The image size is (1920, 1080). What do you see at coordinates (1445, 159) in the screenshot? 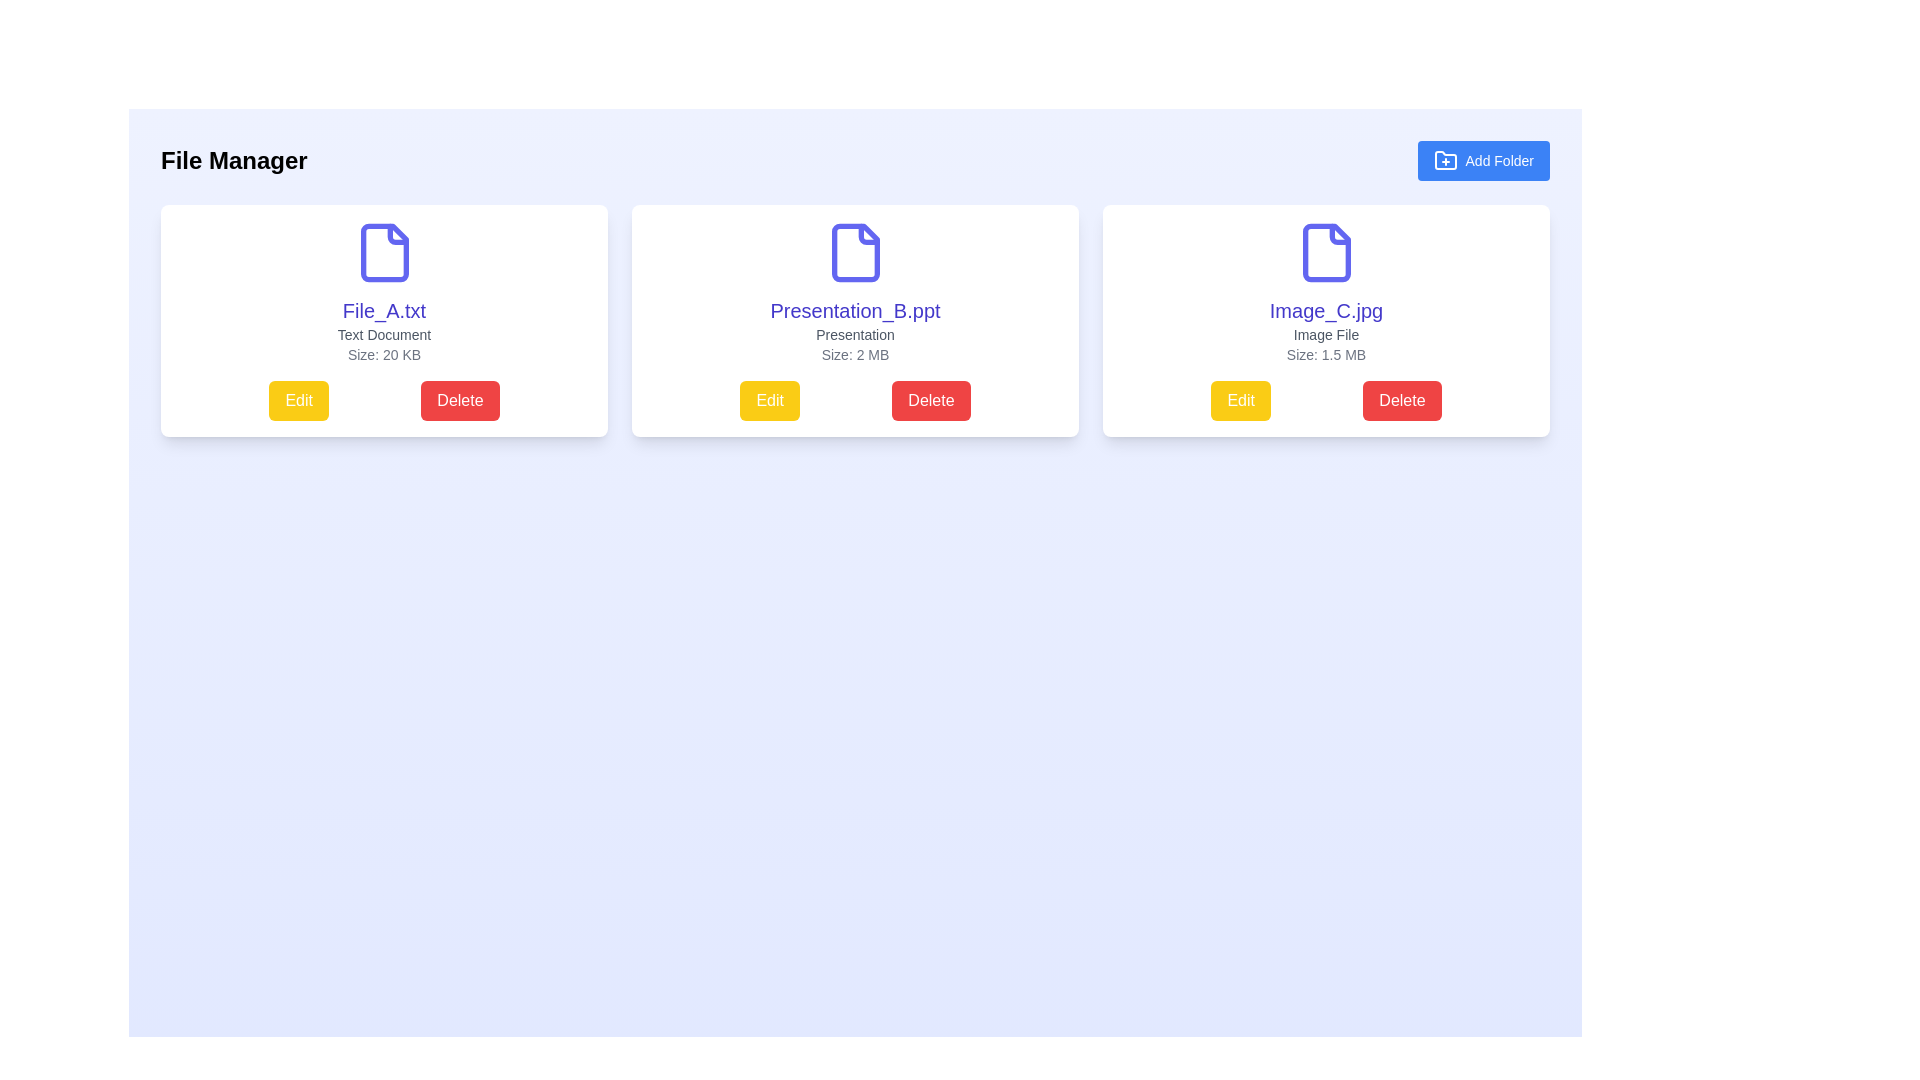
I see `the 'Add Folder' button which contains the folder icon with a plus sign overlay, located at the left side of the text` at bounding box center [1445, 159].